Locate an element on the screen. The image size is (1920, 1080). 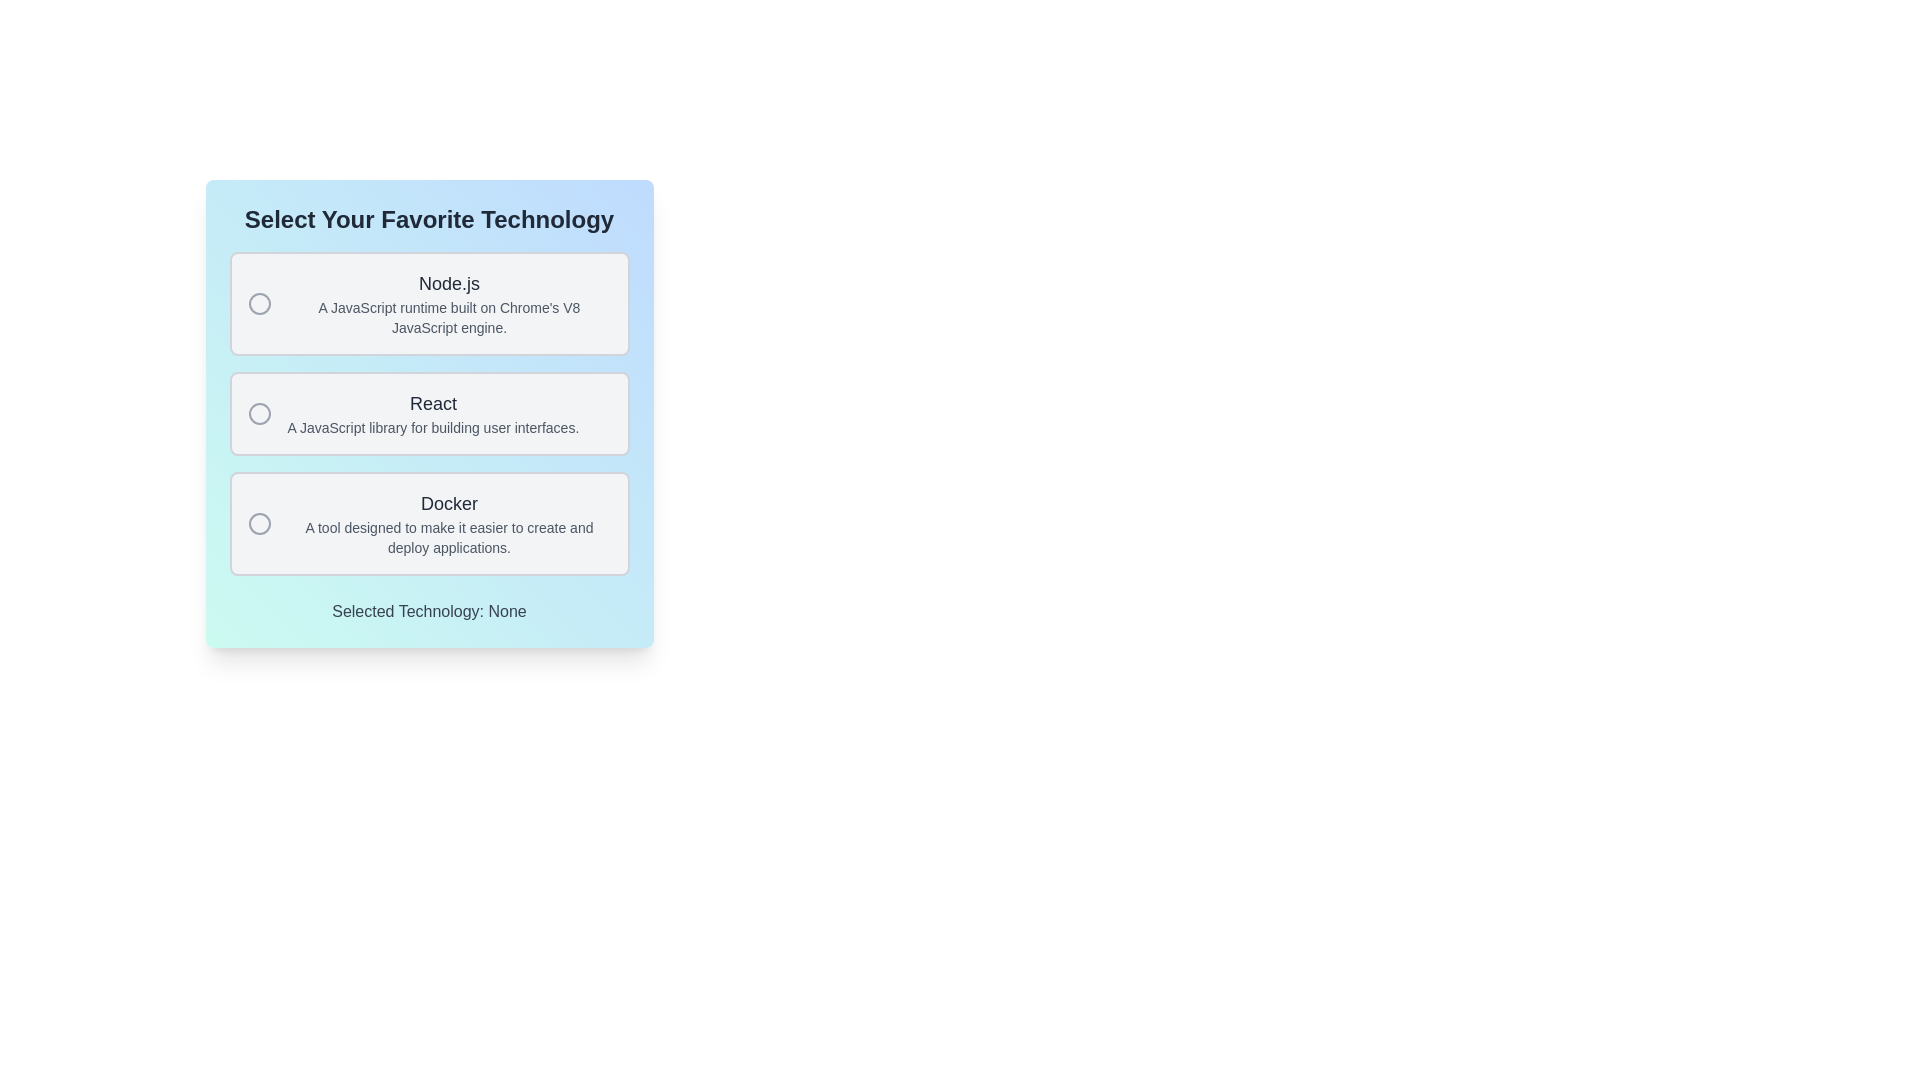
the static text element that displays 'Docker' and its description, located in the third option of the choice list 'Select Your Favorite Technology' is located at coordinates (448, 523).